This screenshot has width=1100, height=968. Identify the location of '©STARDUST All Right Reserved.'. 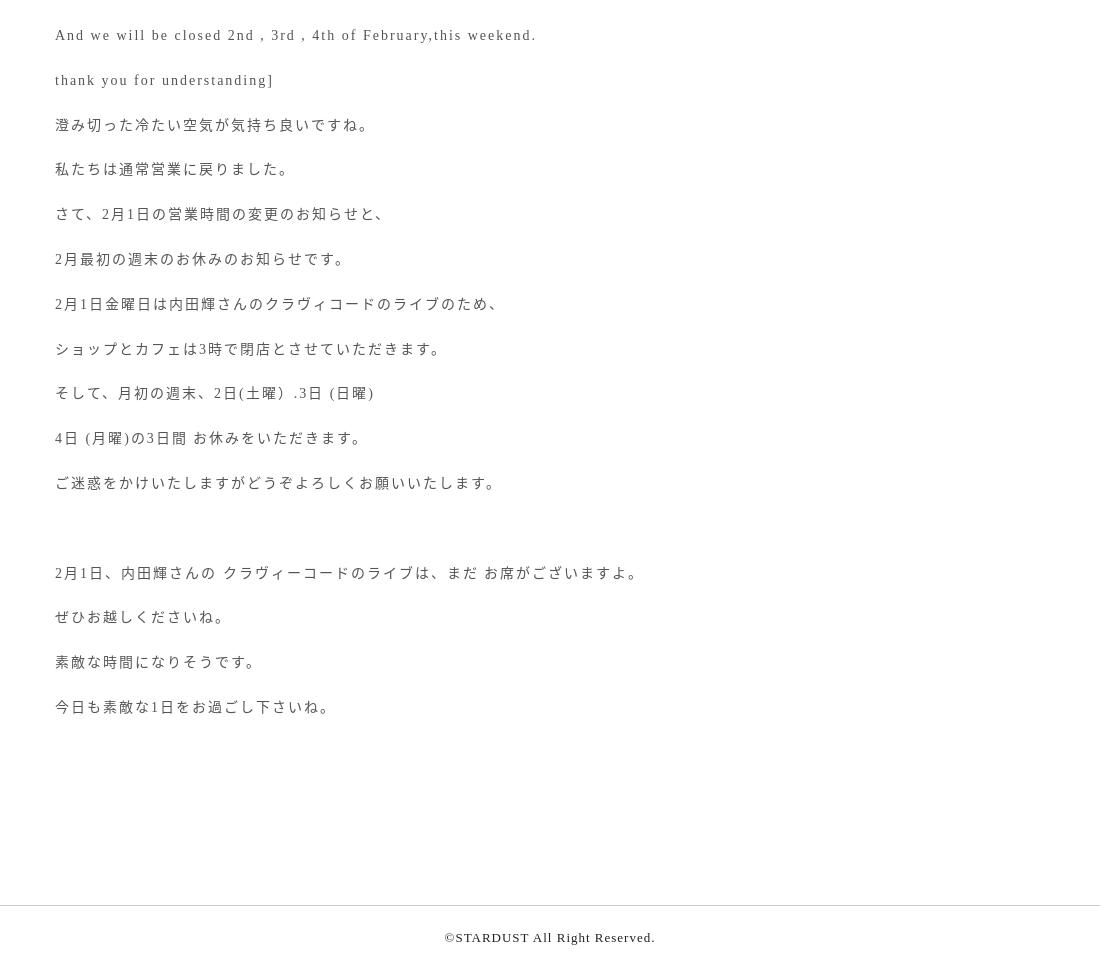
(549, 935).